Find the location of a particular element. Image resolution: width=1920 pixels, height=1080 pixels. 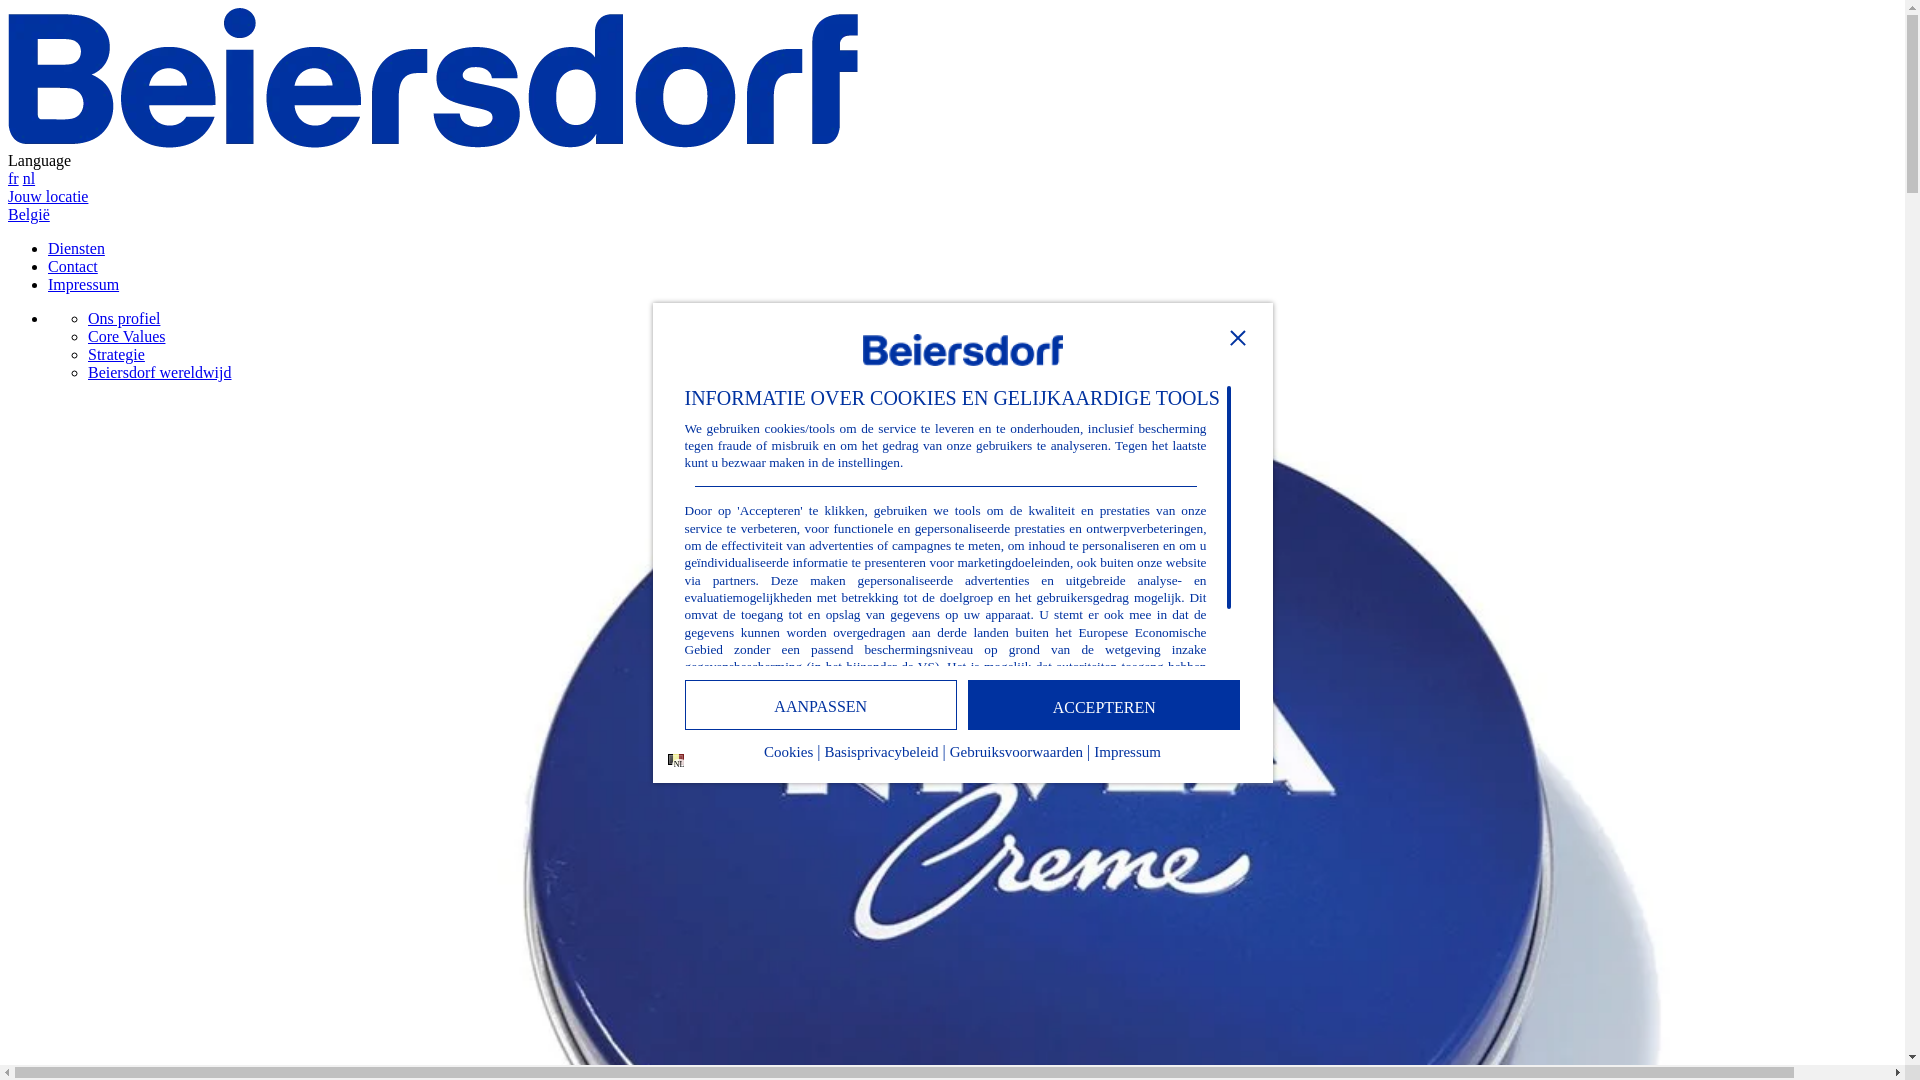

'nl' is located at coordinates (28, 177).